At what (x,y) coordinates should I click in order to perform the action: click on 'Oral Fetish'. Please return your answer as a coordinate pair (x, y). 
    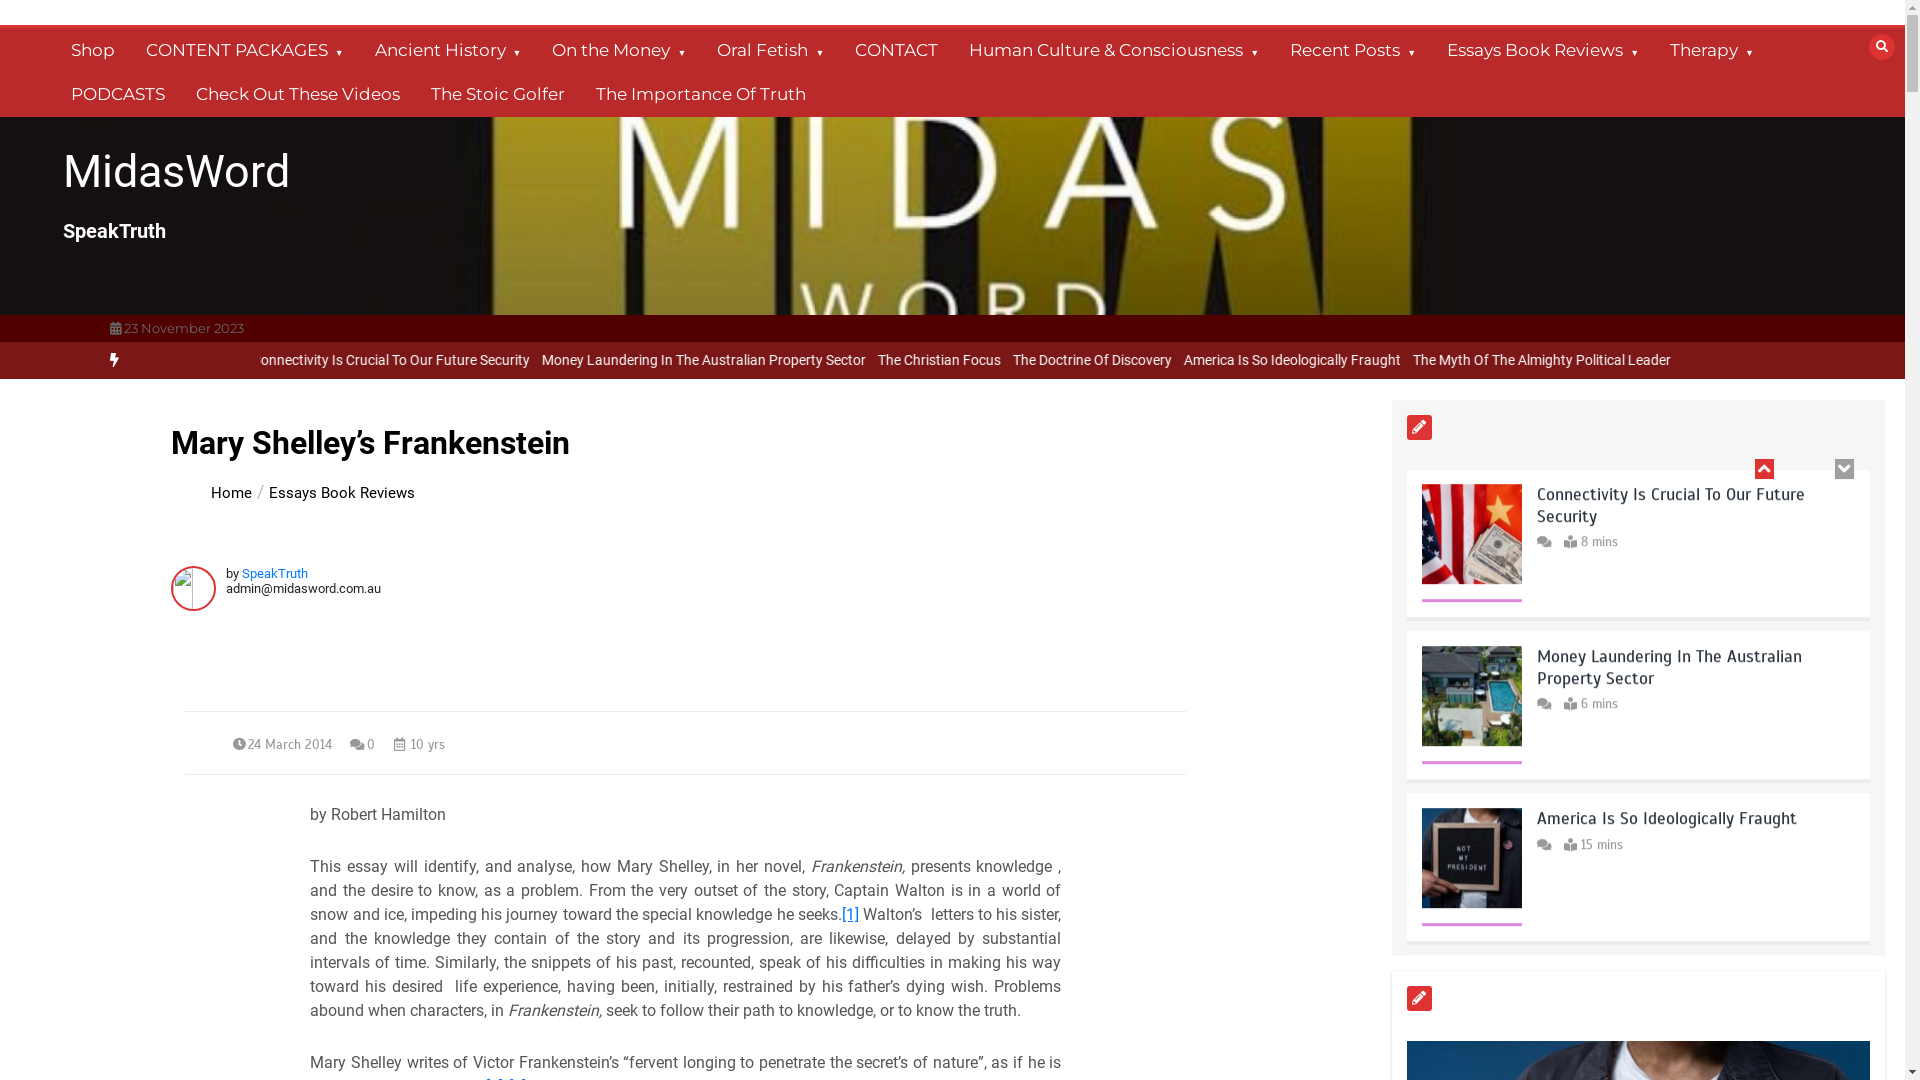
    Looking at the image, I should click on (769, 49).